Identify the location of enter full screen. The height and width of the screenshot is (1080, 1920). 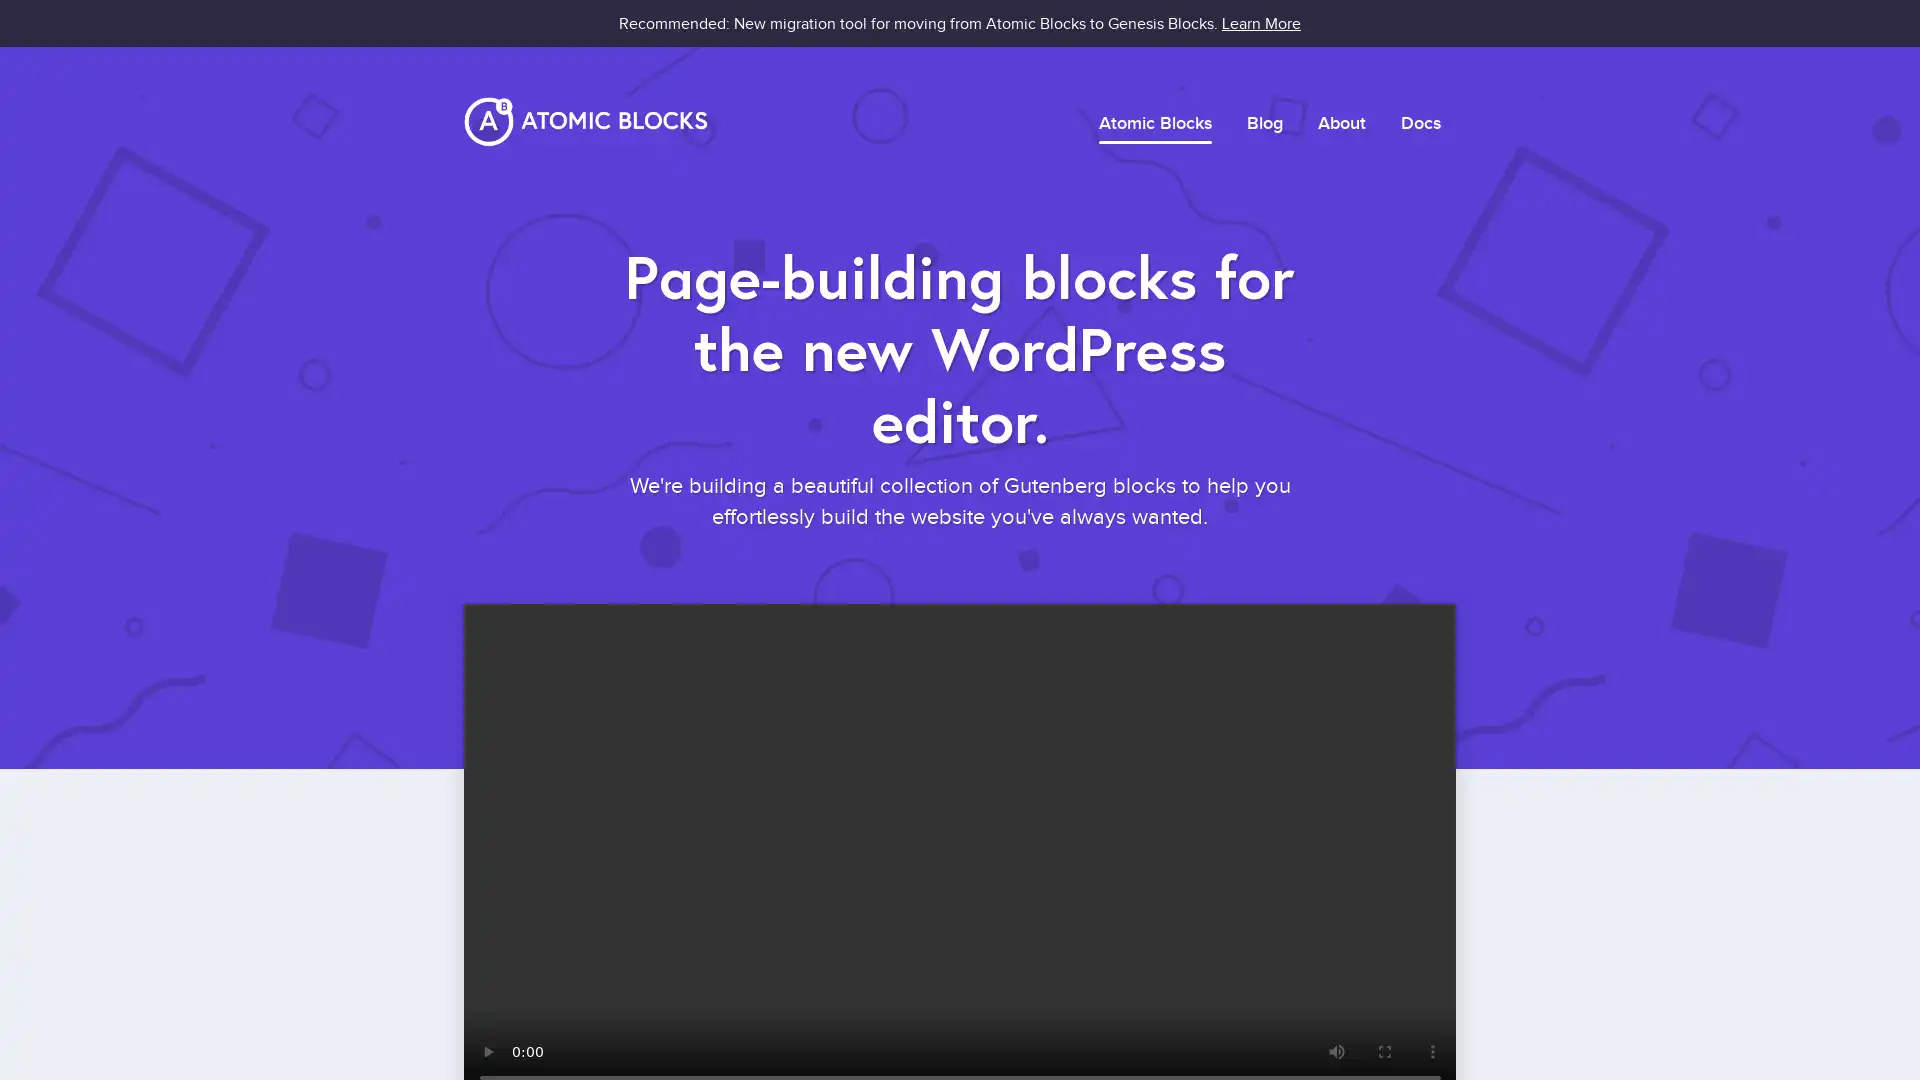
(1382, 1051).